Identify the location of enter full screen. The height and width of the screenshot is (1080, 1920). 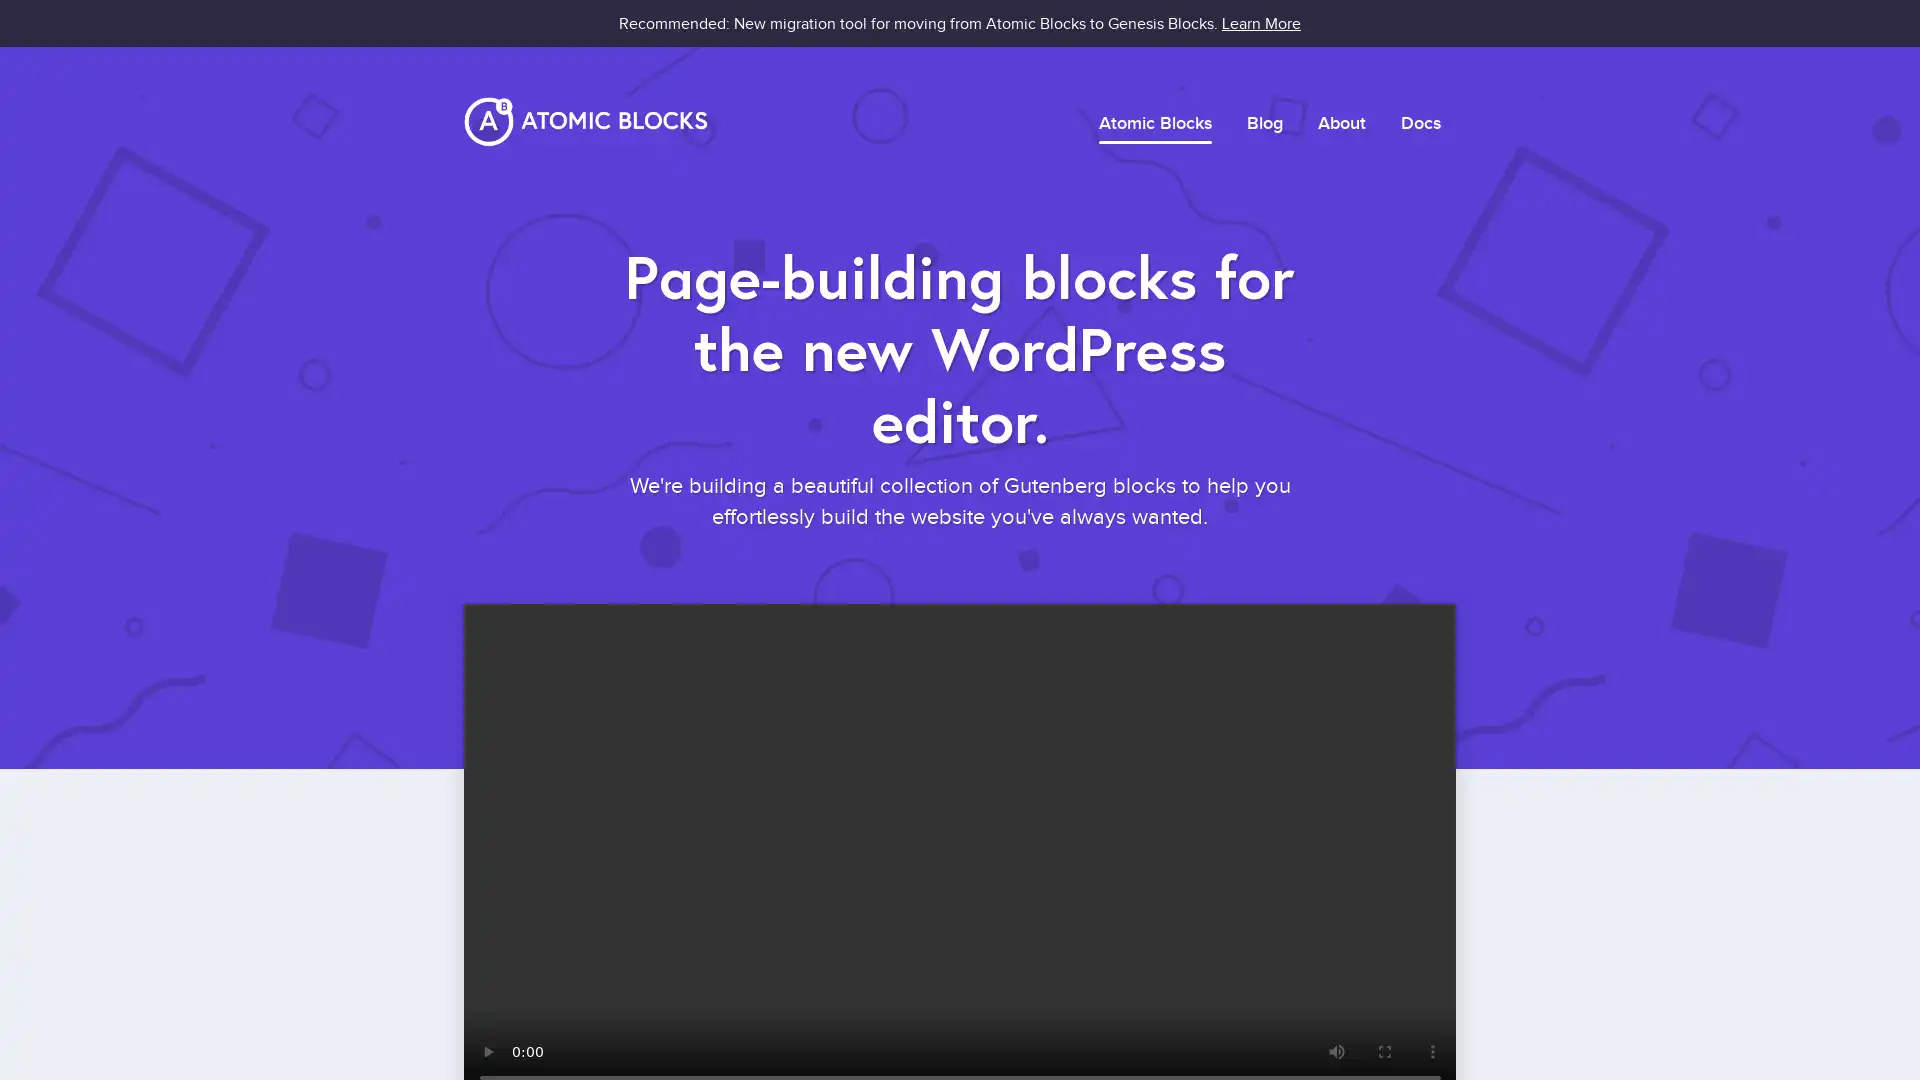
(1382, 1051).